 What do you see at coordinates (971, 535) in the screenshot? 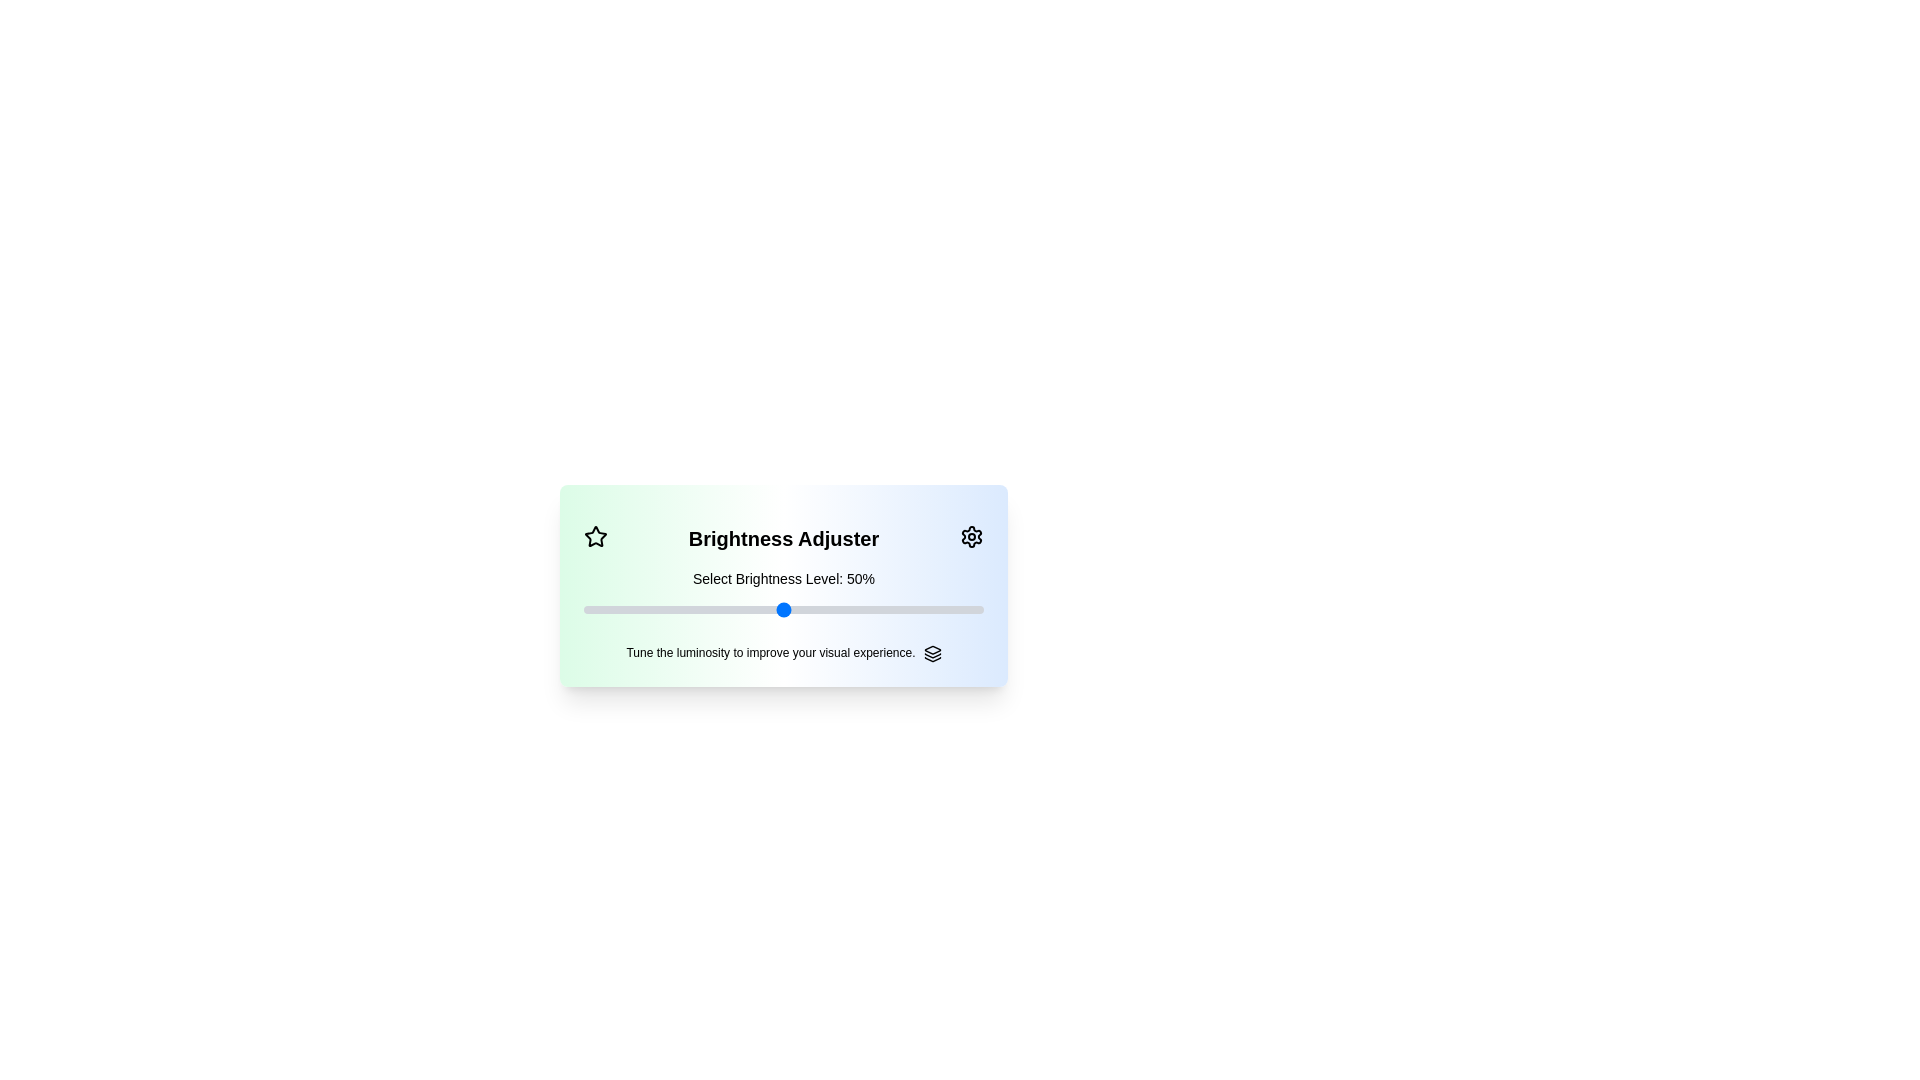
I see `the settings icon to display its tooltip` at bounding box center [971, 535].